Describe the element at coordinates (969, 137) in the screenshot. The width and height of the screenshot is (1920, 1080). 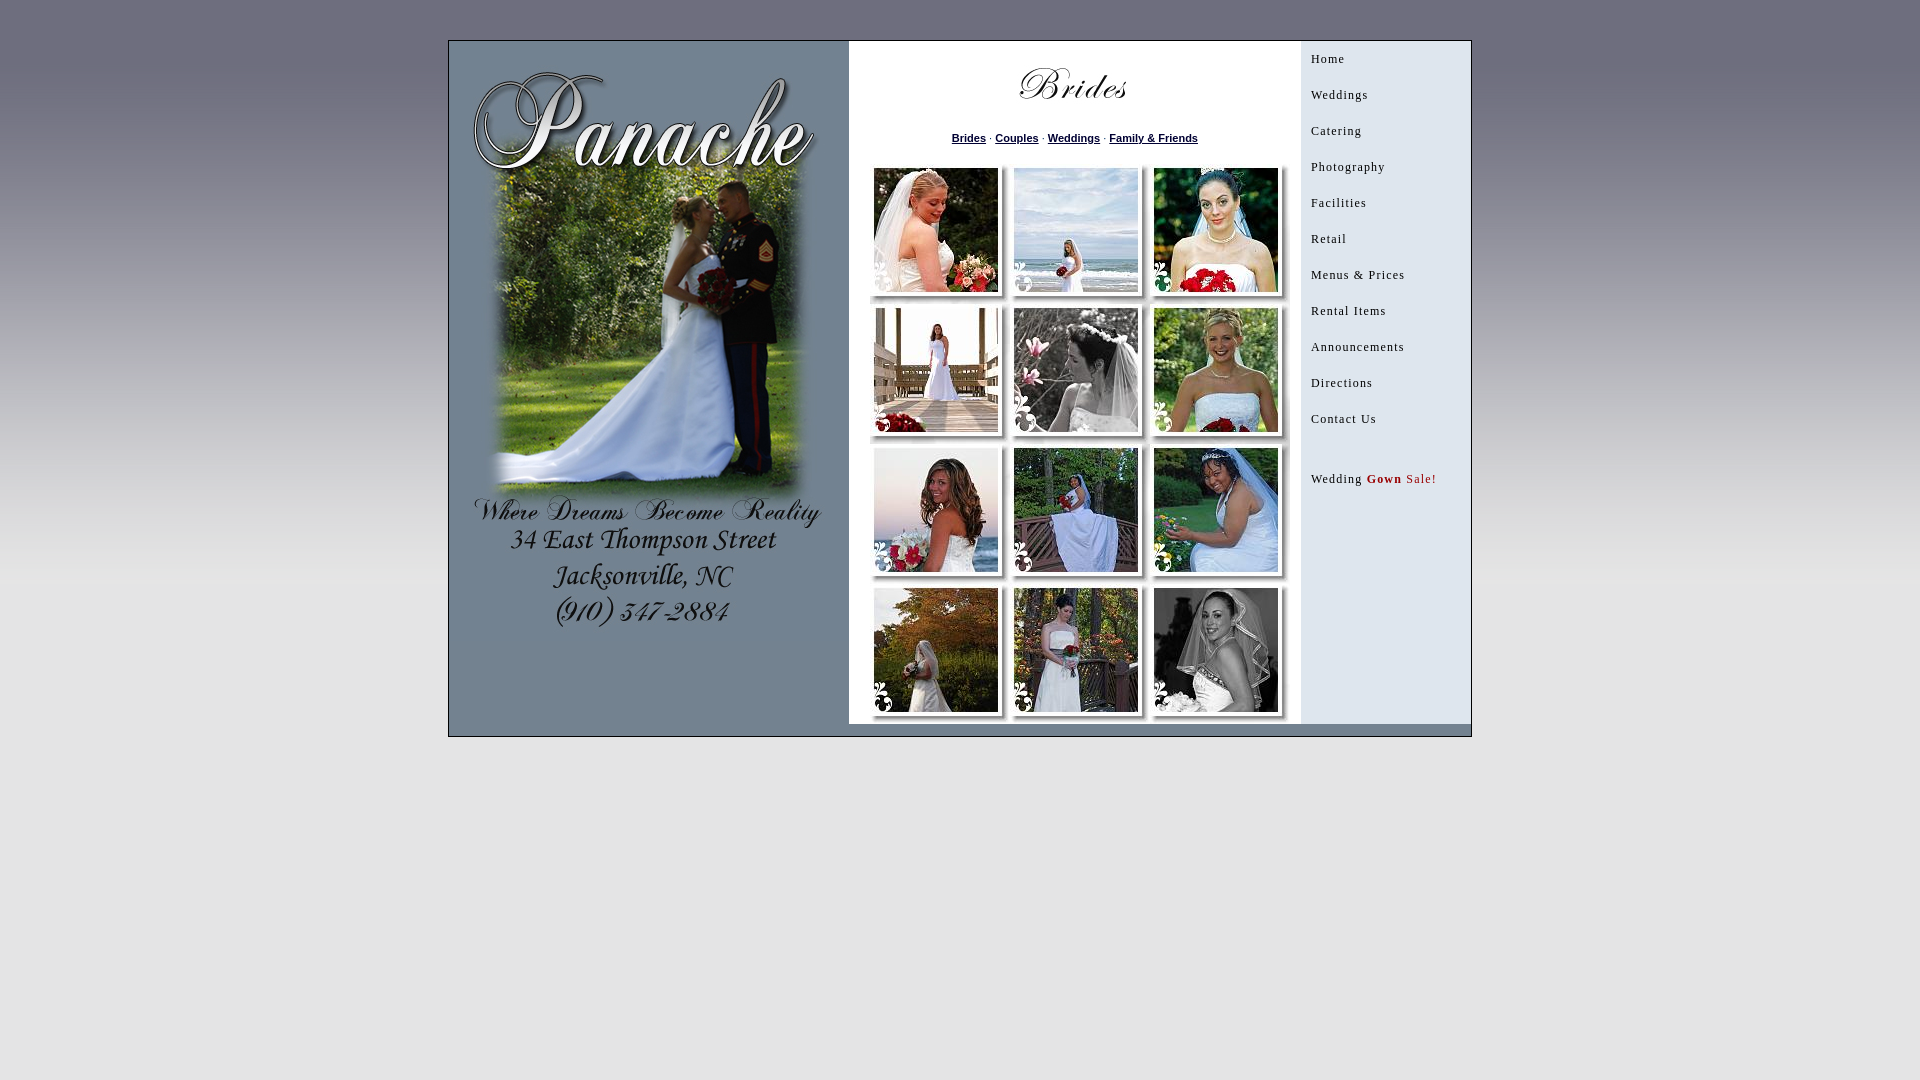
I see `'Brides'` at that location.